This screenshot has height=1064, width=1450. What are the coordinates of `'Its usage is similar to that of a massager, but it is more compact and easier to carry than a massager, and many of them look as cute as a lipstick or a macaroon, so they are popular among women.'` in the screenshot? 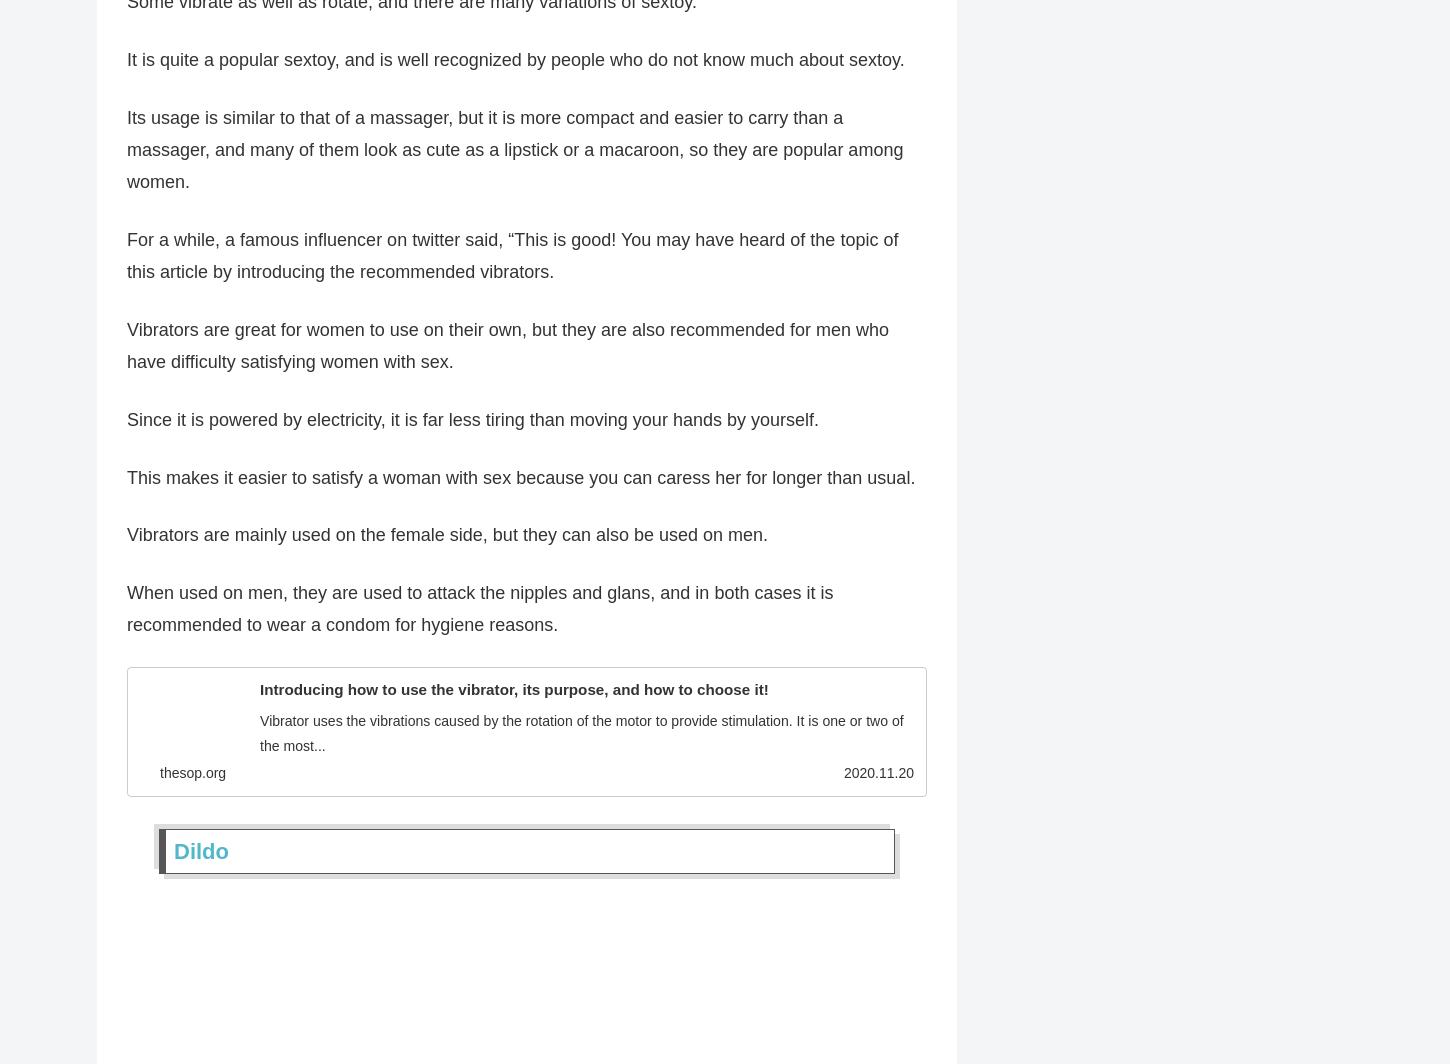 It's located at (126, 157).